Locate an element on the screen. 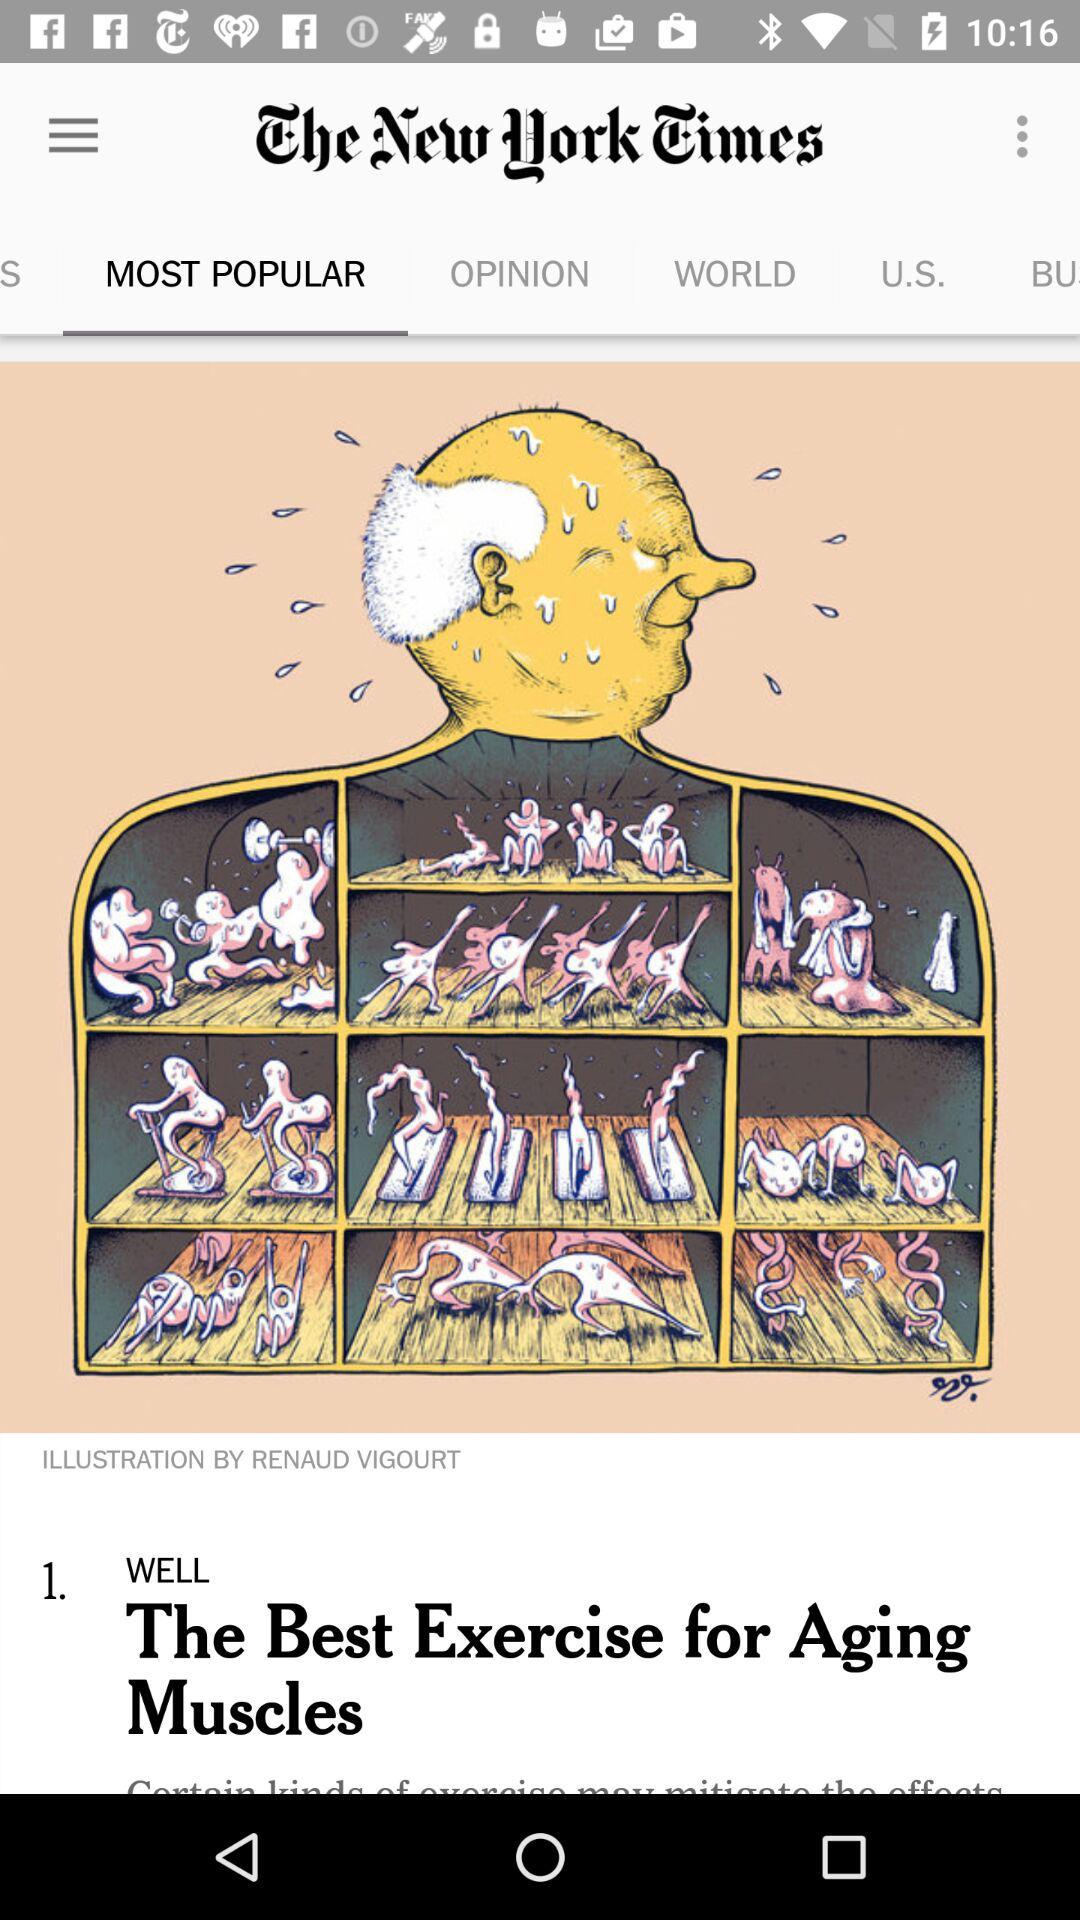 The width and height of the screenshot is (1080, 1920). the top stories item is located at coordinates (31, 272).